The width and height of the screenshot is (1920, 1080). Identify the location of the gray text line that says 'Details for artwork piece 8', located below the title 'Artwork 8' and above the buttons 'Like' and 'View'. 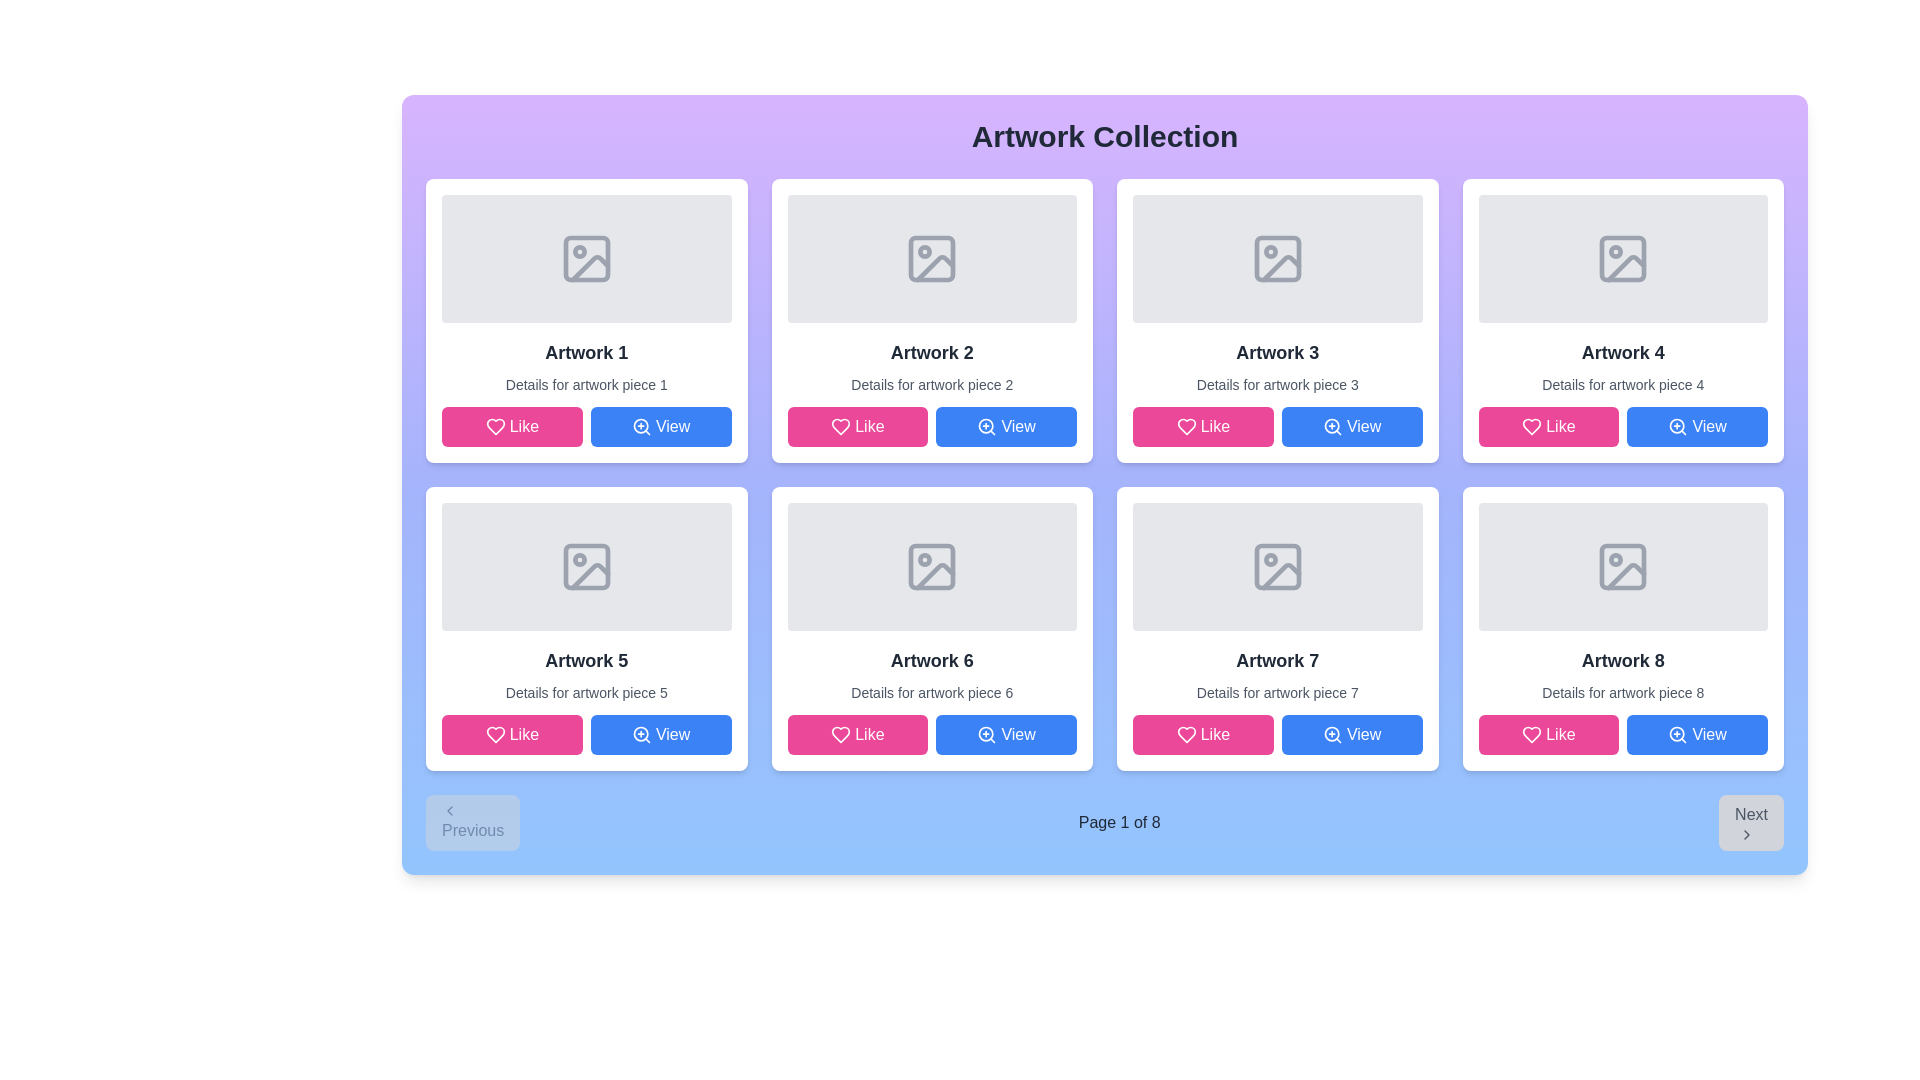
(1623, 692).